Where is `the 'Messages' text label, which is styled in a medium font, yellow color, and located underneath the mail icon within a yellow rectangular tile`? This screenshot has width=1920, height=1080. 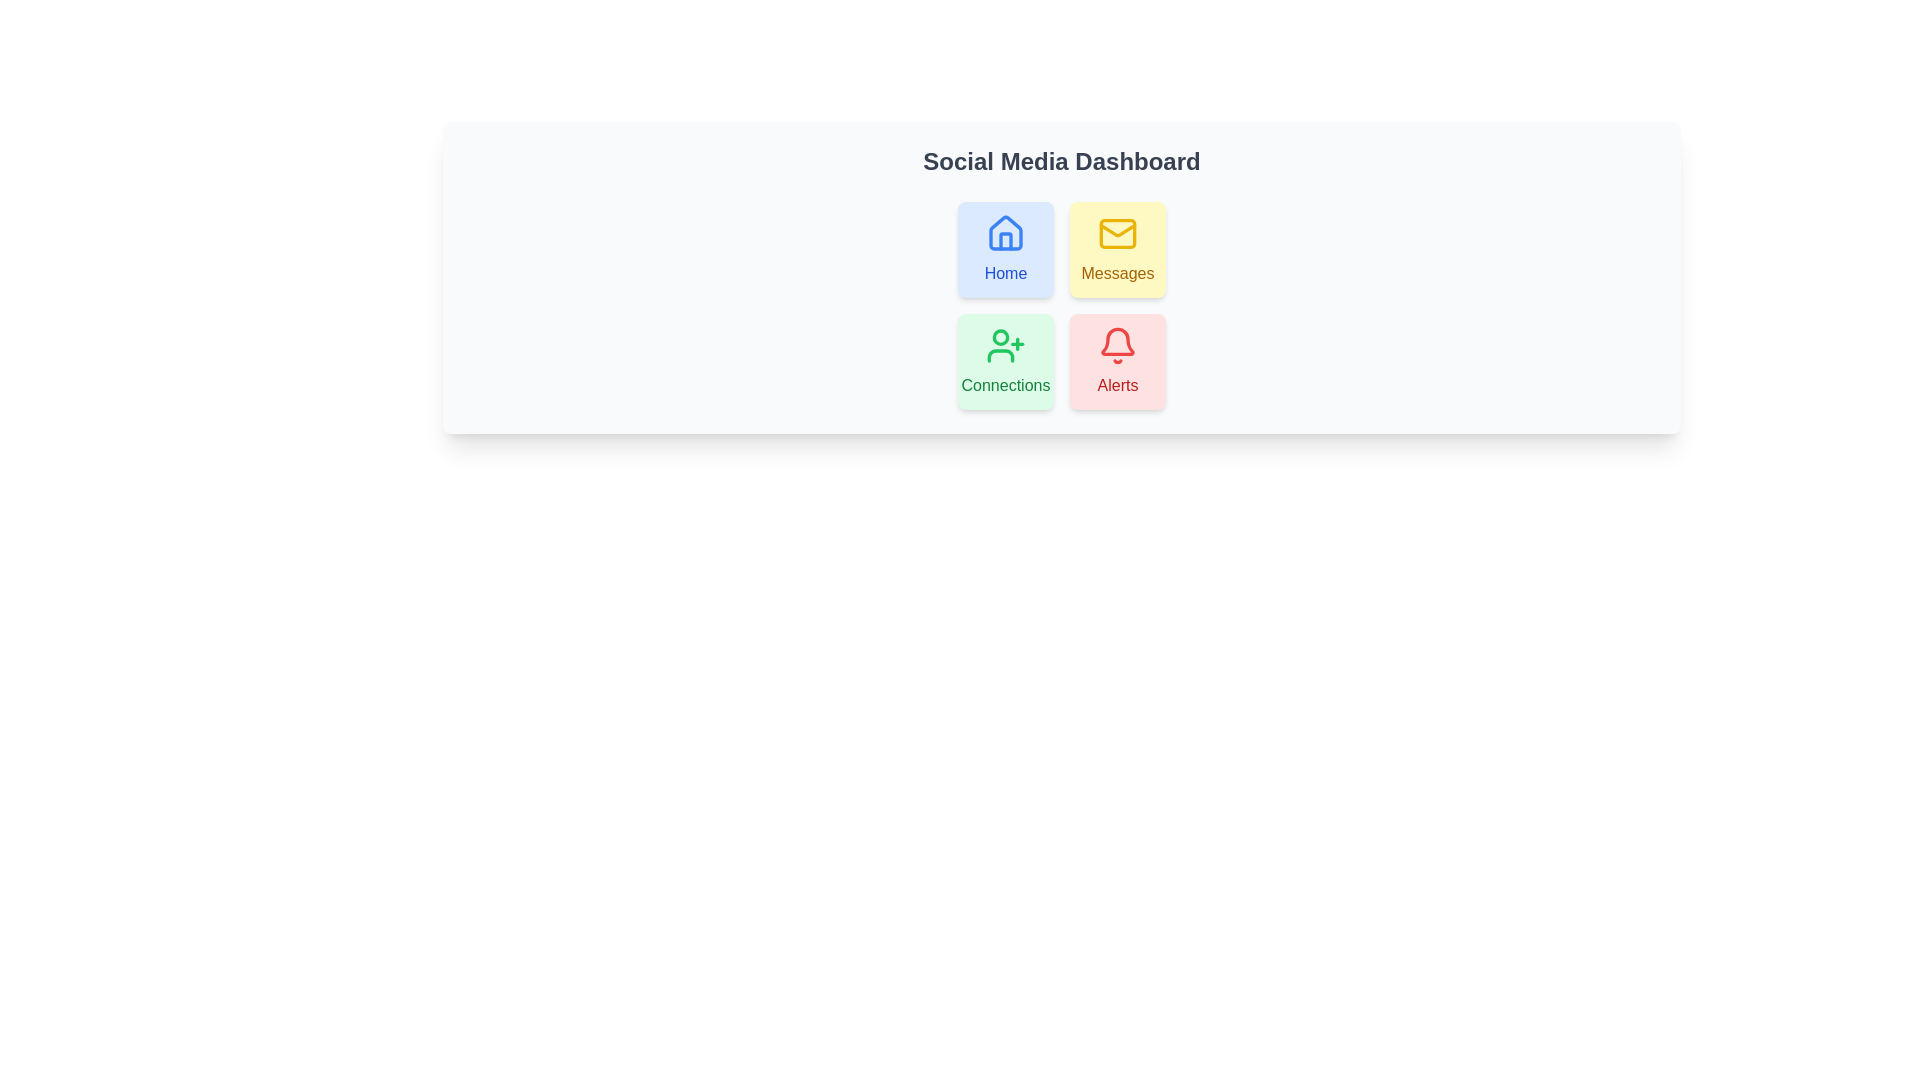
the 'Messages' text label, which is styled in a medium font, yellow color, and located underneath the mail icon within a yellow rectangular tile is located at coordinates (1117, 273).